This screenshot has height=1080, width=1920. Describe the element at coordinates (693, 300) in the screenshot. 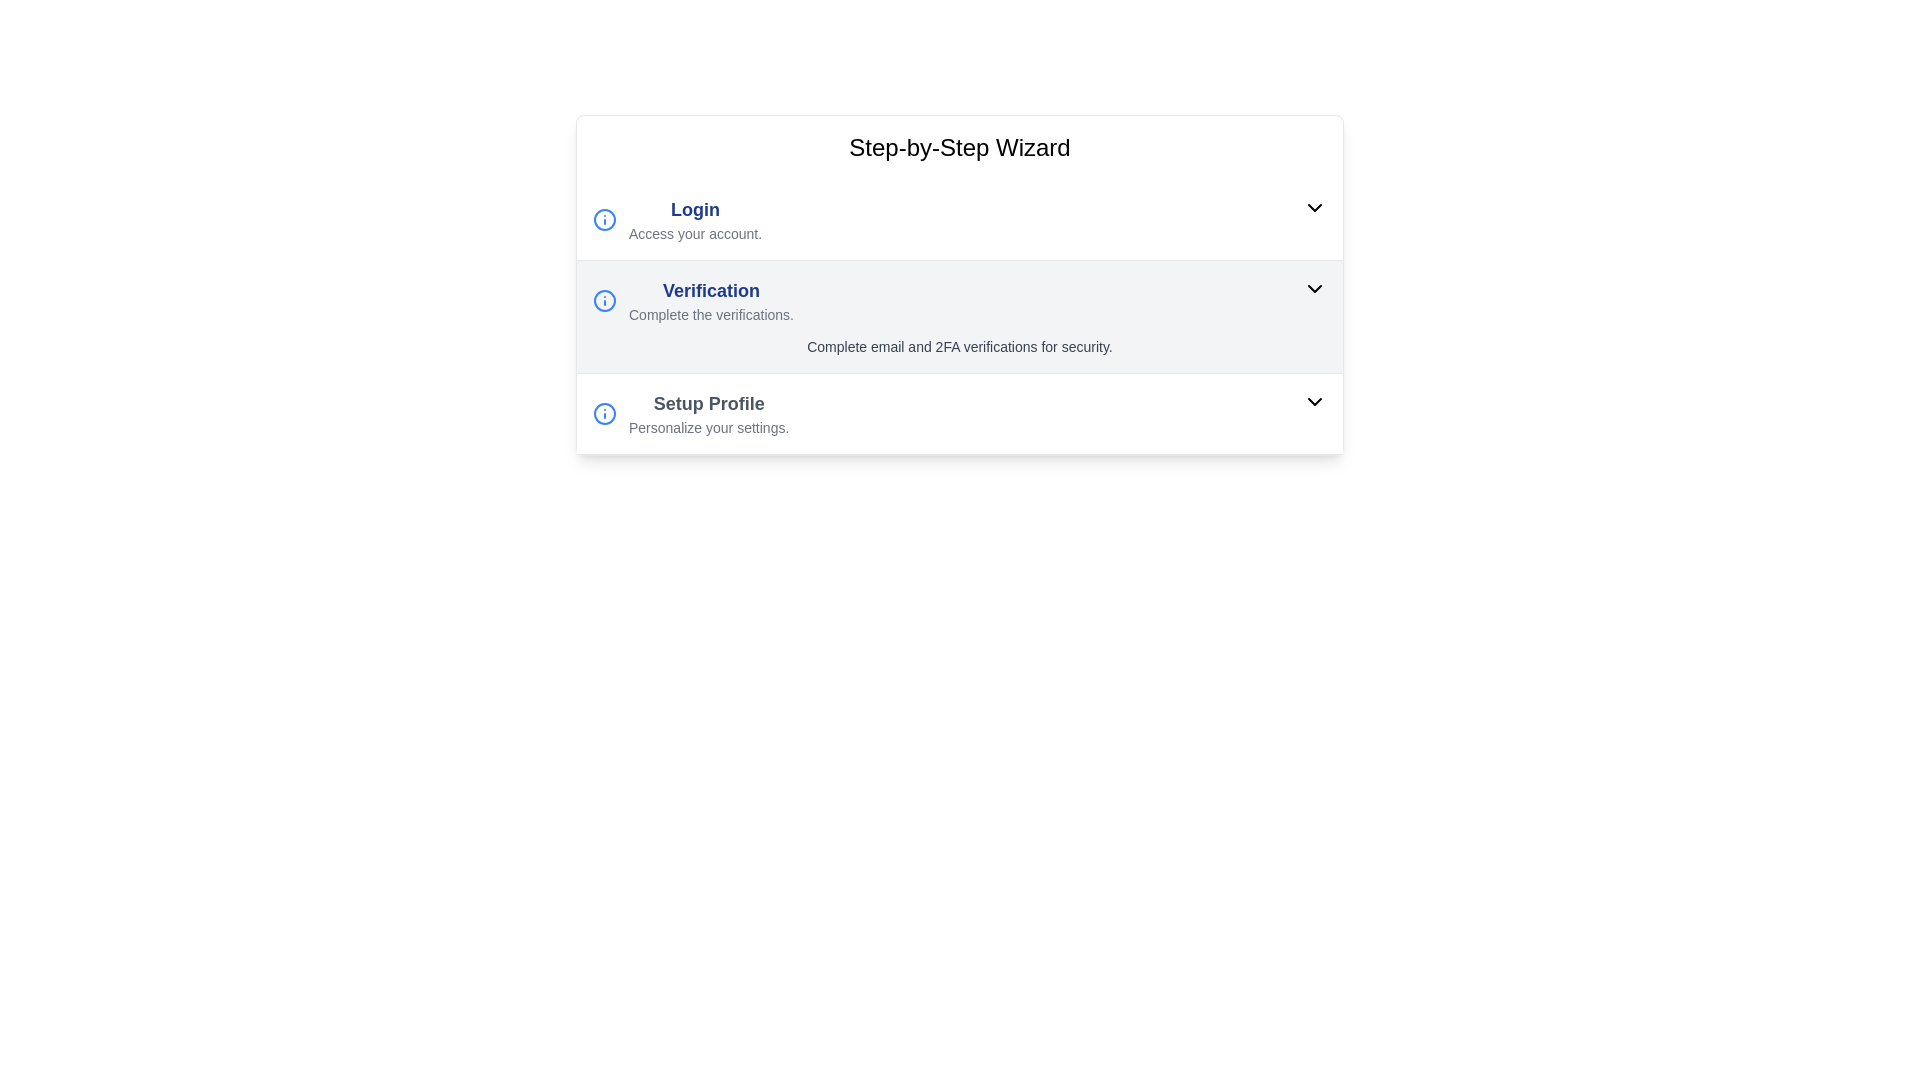

I see `the informational block with the heading 'Verification' and the description 'Complete the verifications.'` at that location.